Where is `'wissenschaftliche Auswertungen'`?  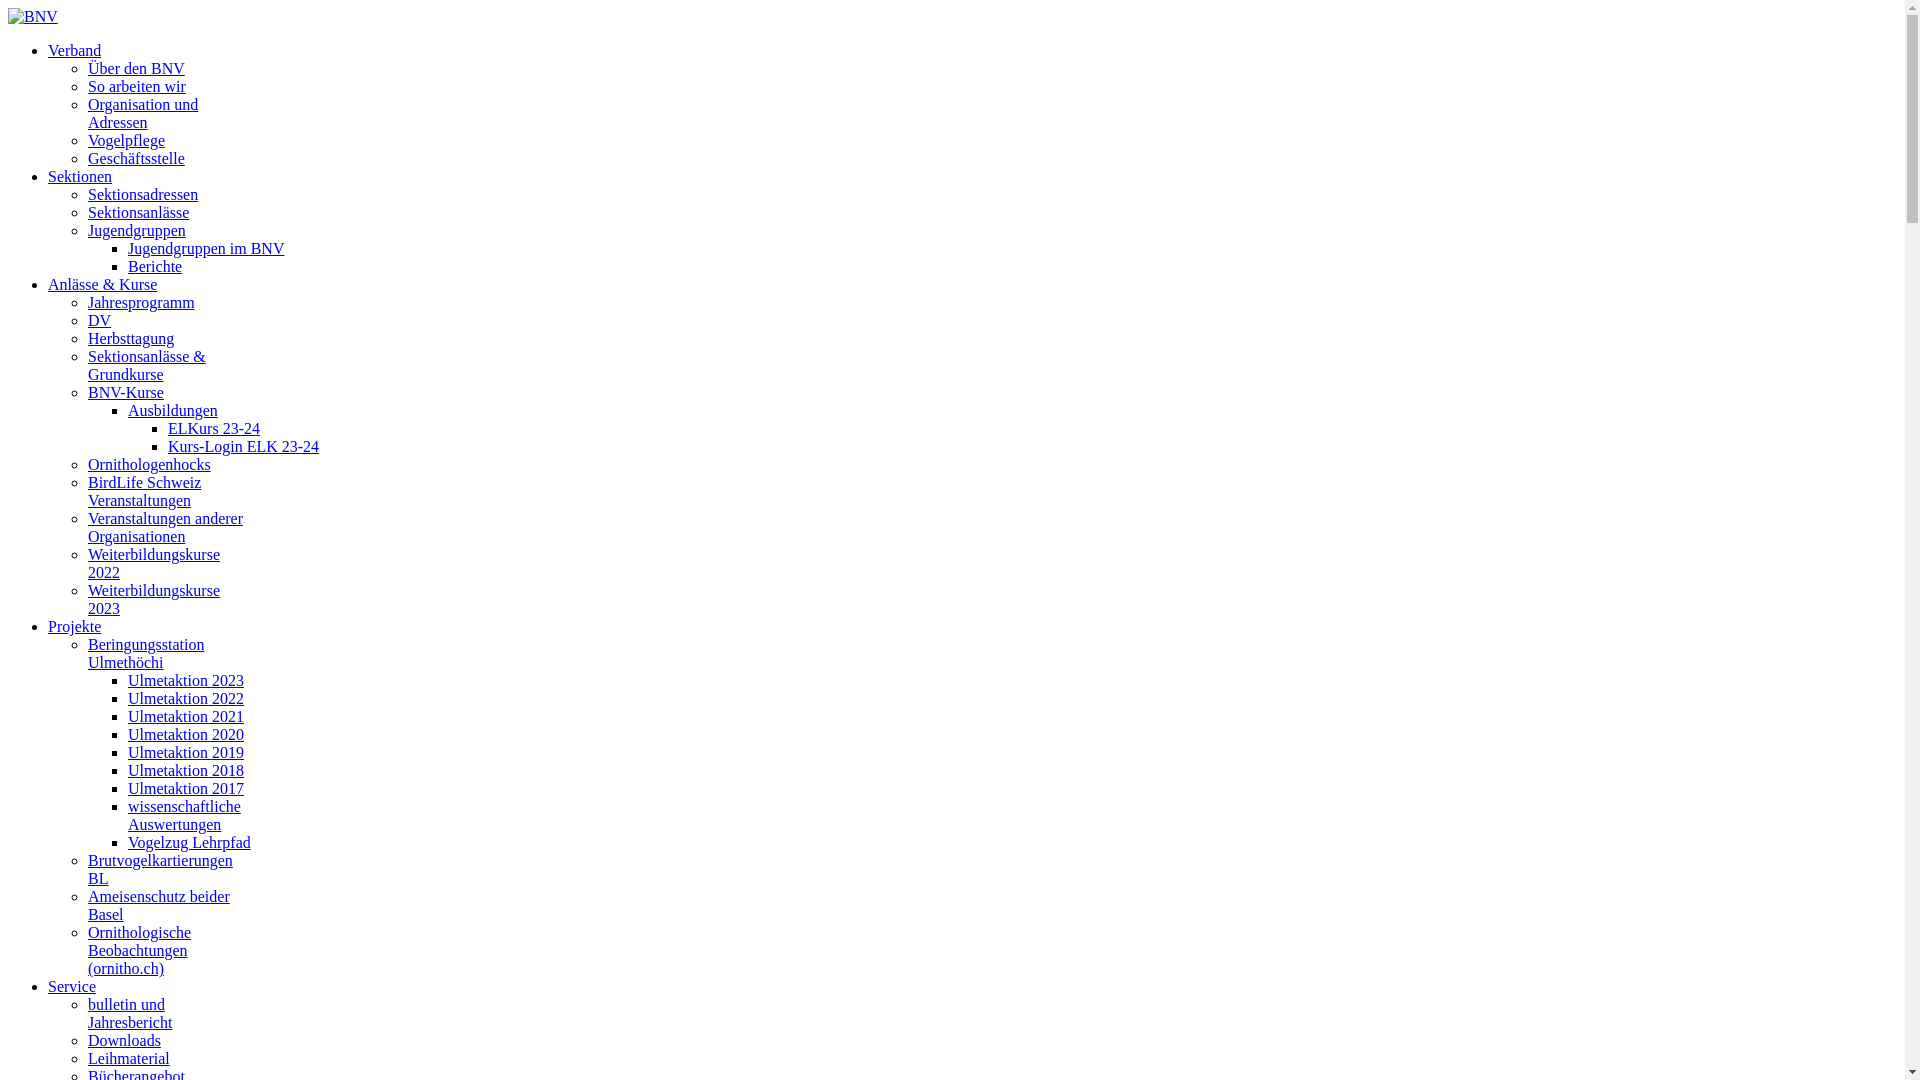
'wissenschaftliche Auswertungen' is located at coordinates (184, 815).